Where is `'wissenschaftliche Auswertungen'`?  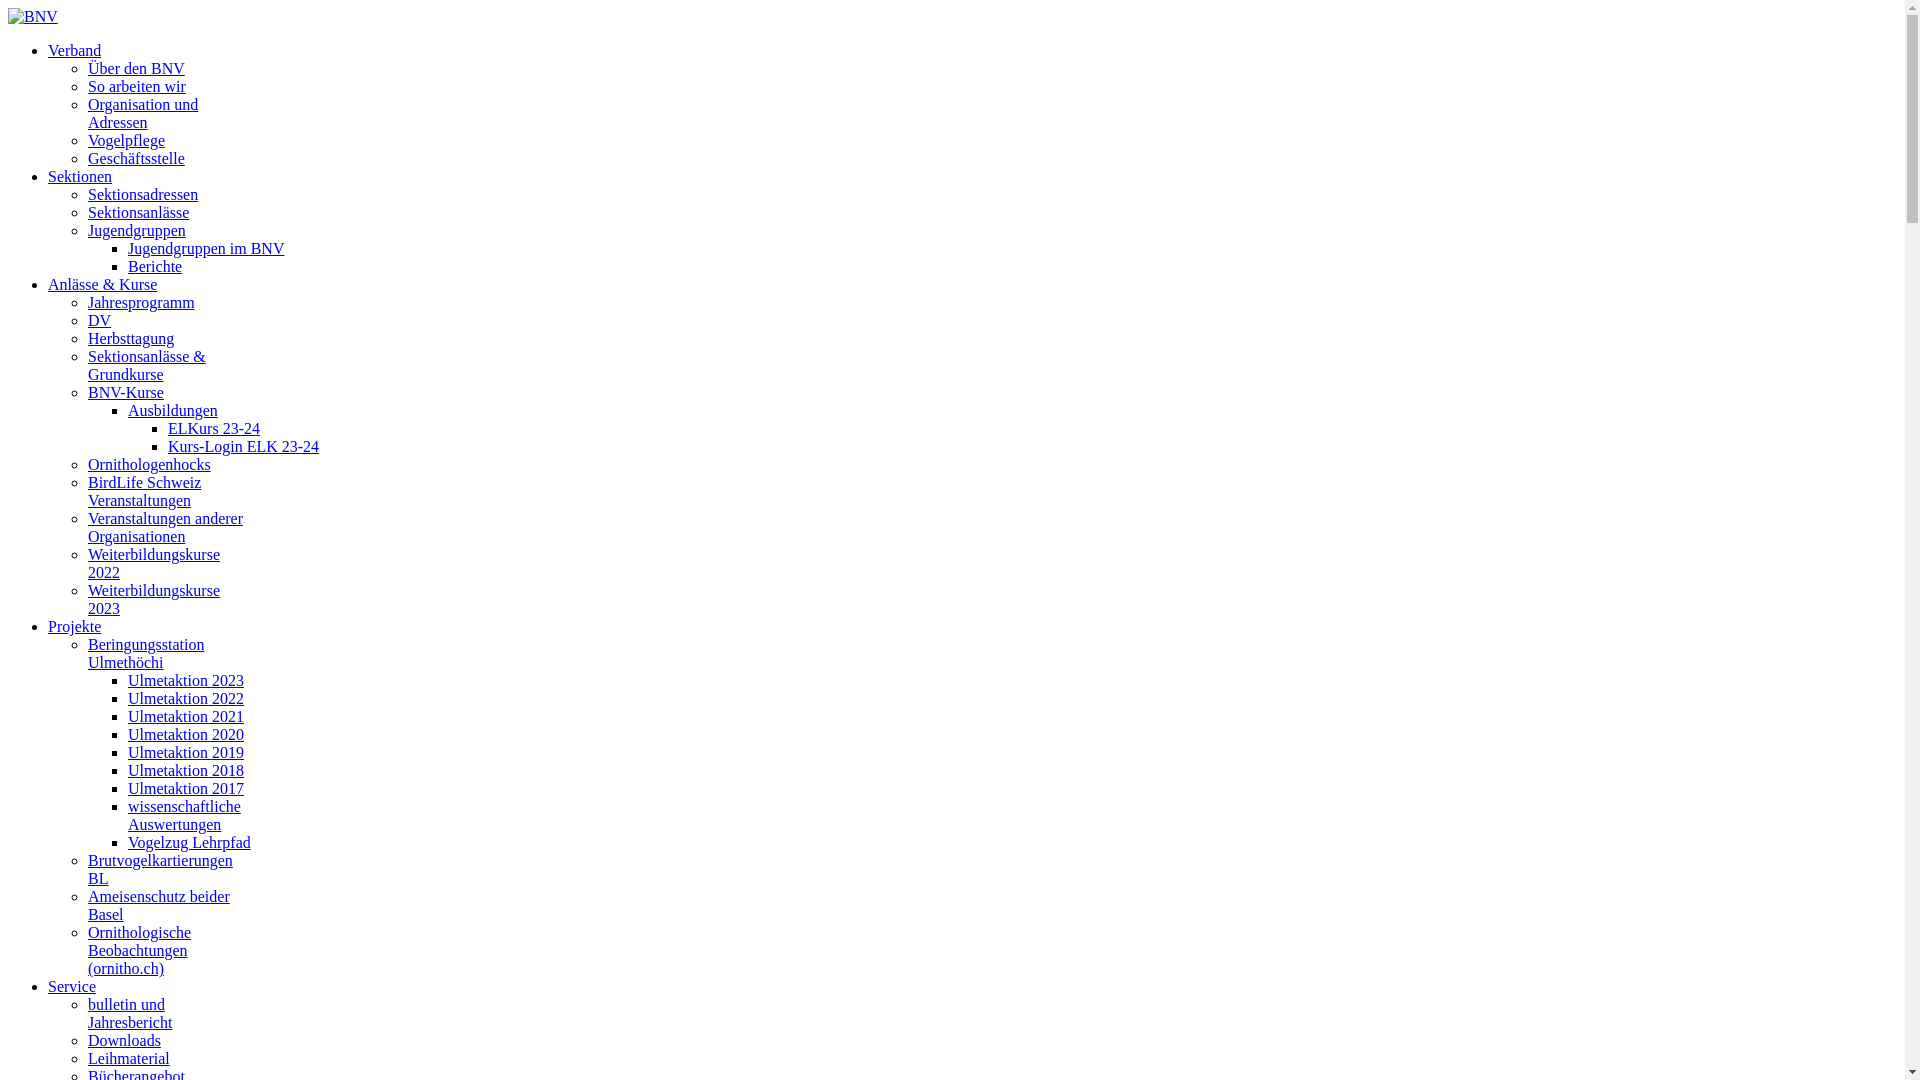
'wissenschaftliche Auswertungen' is located at coordinates (184, 815).